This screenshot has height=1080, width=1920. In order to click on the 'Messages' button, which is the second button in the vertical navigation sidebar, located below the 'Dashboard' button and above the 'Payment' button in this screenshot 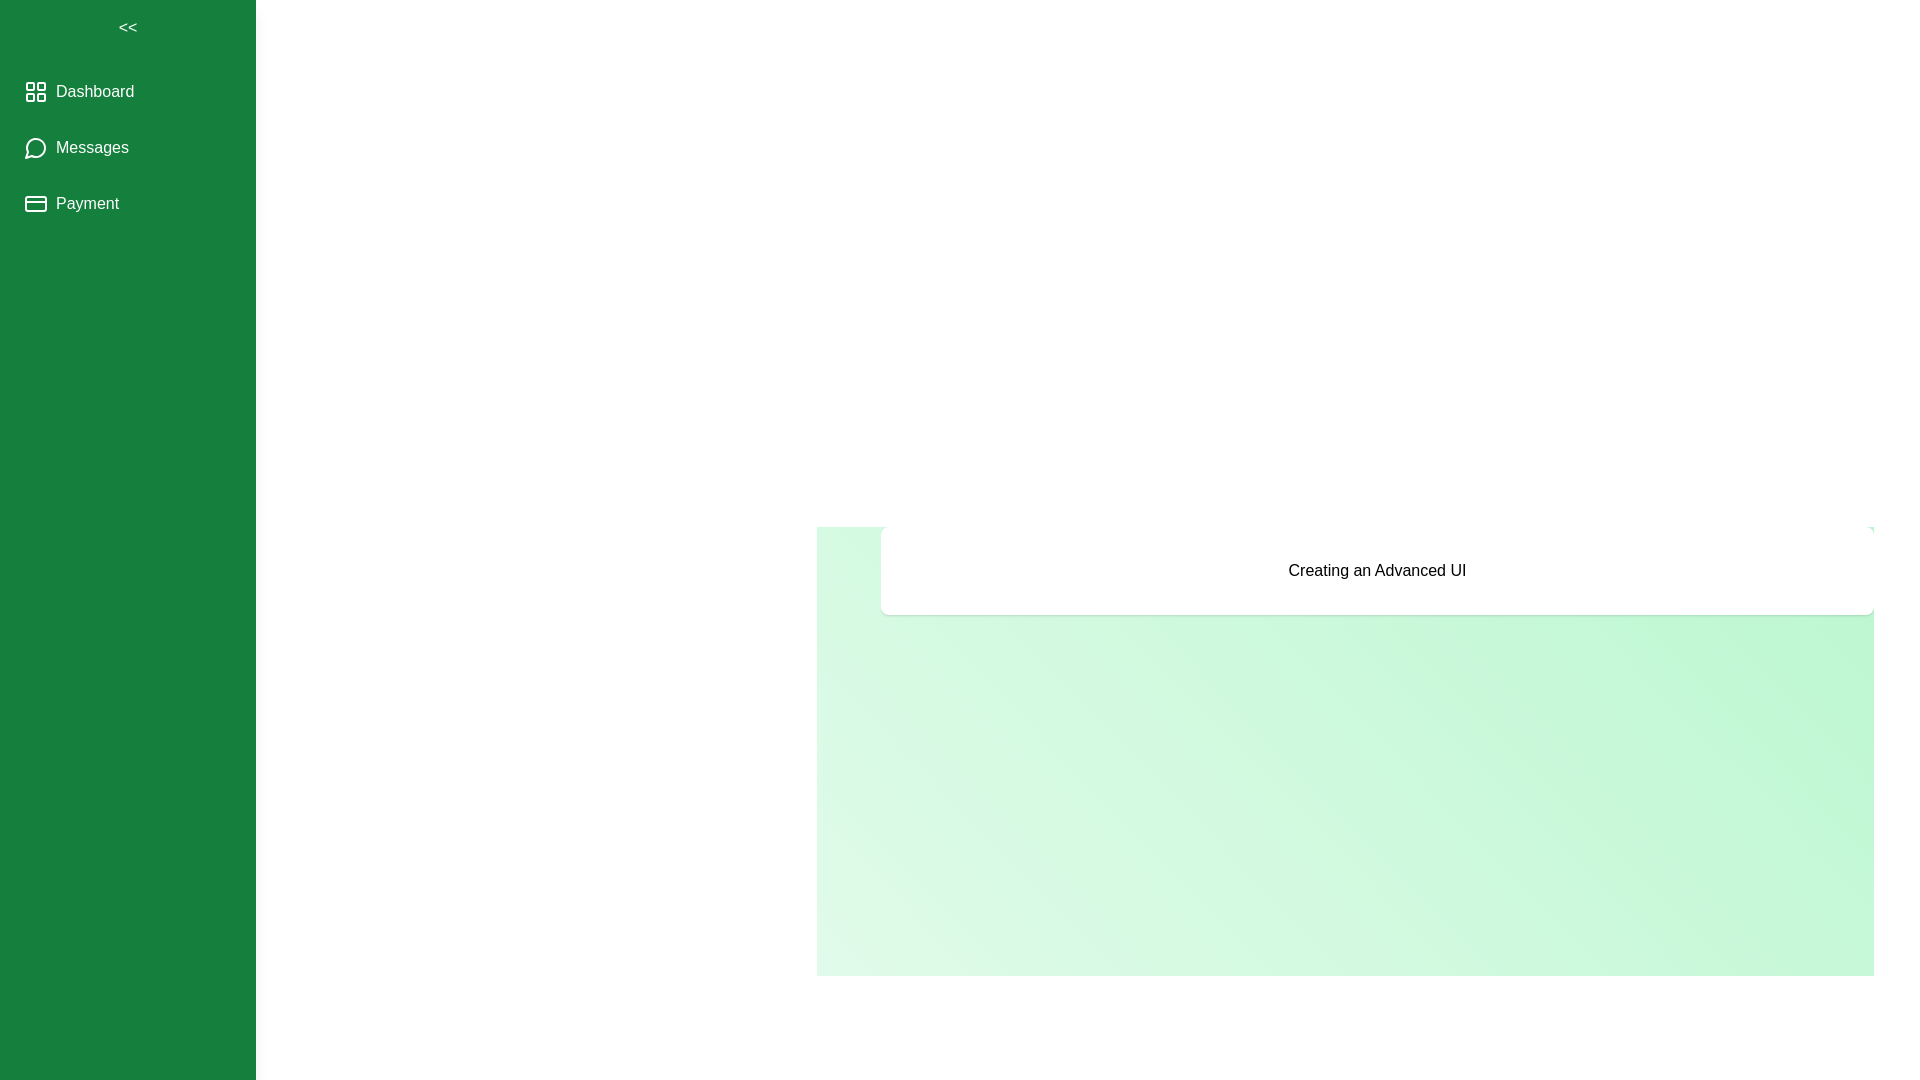, I will do `click(76, 146)`.